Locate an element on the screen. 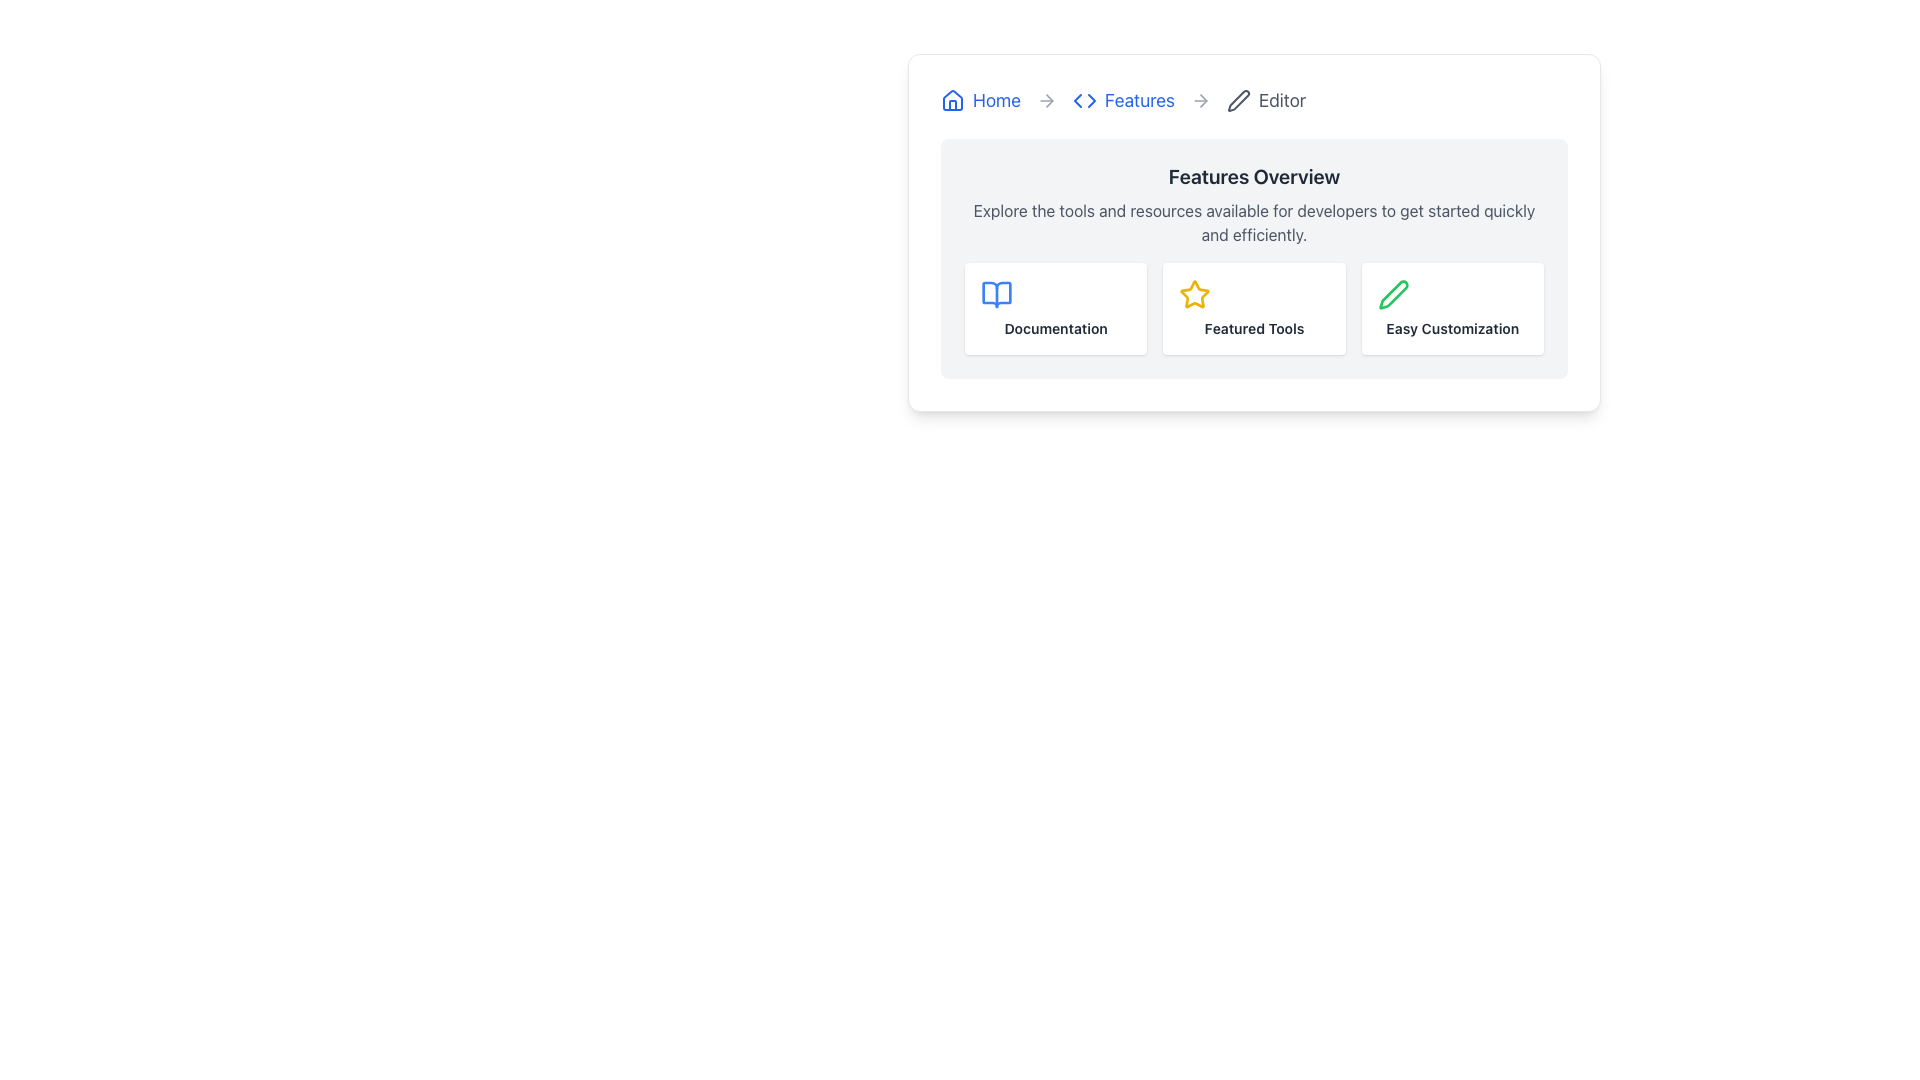  the informational section's cards is located at coordinates (1253, 257).